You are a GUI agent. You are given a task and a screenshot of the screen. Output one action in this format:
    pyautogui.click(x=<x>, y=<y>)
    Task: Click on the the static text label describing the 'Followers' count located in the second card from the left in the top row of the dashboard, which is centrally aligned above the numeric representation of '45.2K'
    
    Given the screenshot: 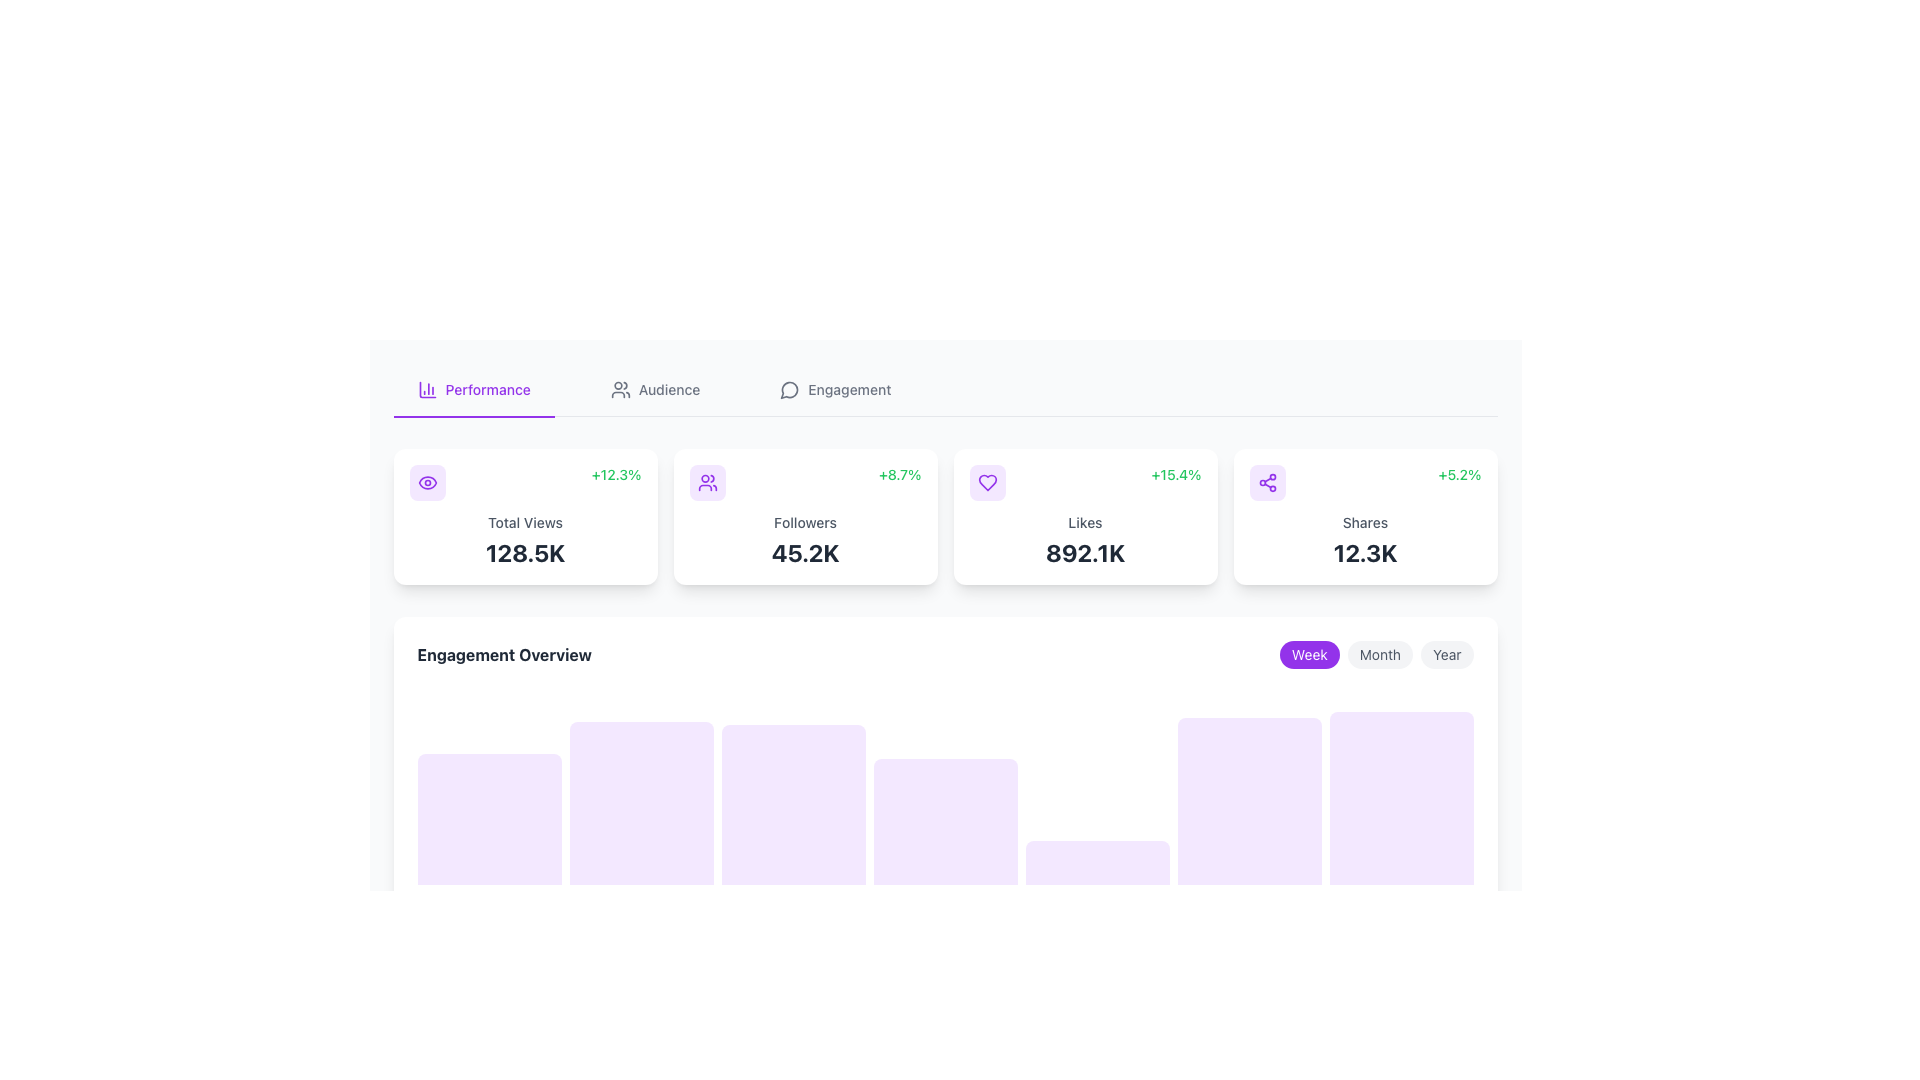 What is the action you would take?
    pyautogui.click(x=805, y=522)
    